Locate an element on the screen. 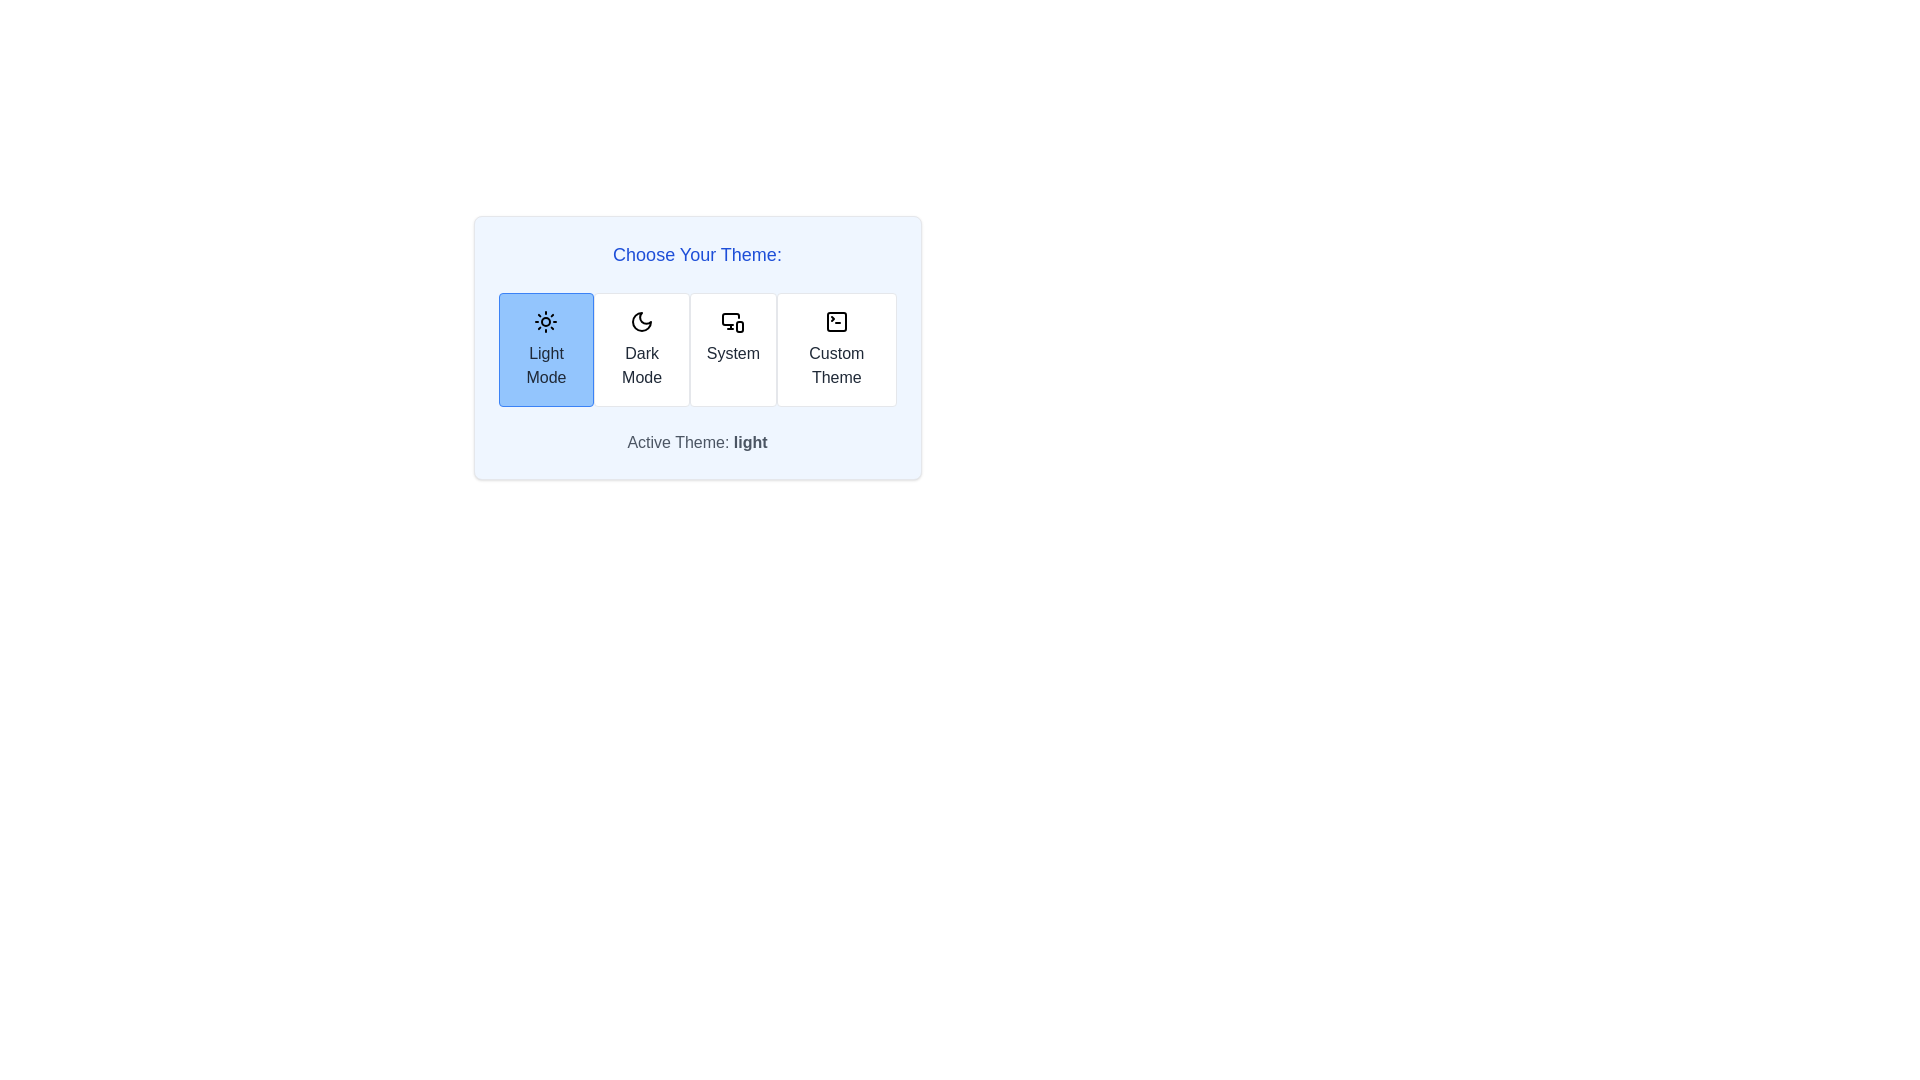  the theme option Dark Mode by clicking on the corresponding button is located at coordinates (642, 349).